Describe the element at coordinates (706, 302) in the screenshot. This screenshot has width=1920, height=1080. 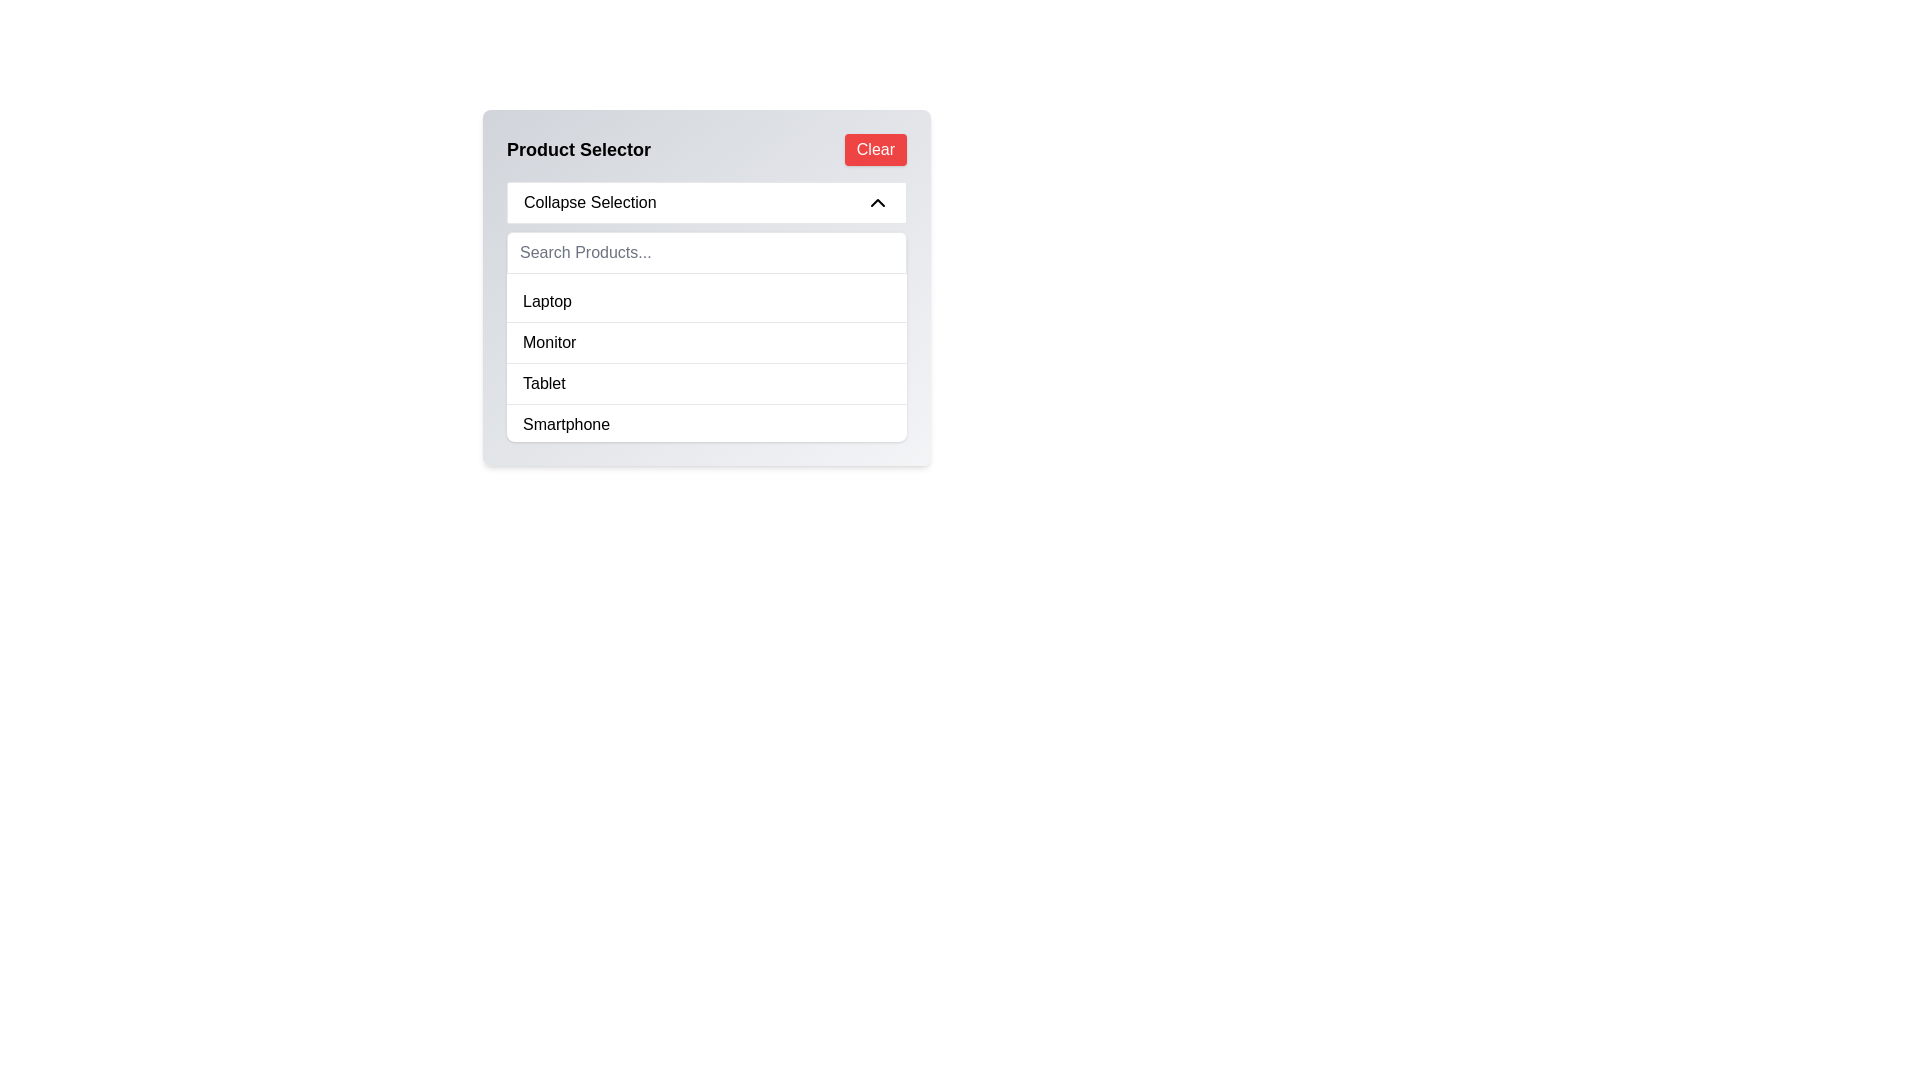
I see `to select the first list item labeled 'Laptop' in the dropdown menu titled 'Product Selector', which is styled with a hoverable background color change effect` at that location.